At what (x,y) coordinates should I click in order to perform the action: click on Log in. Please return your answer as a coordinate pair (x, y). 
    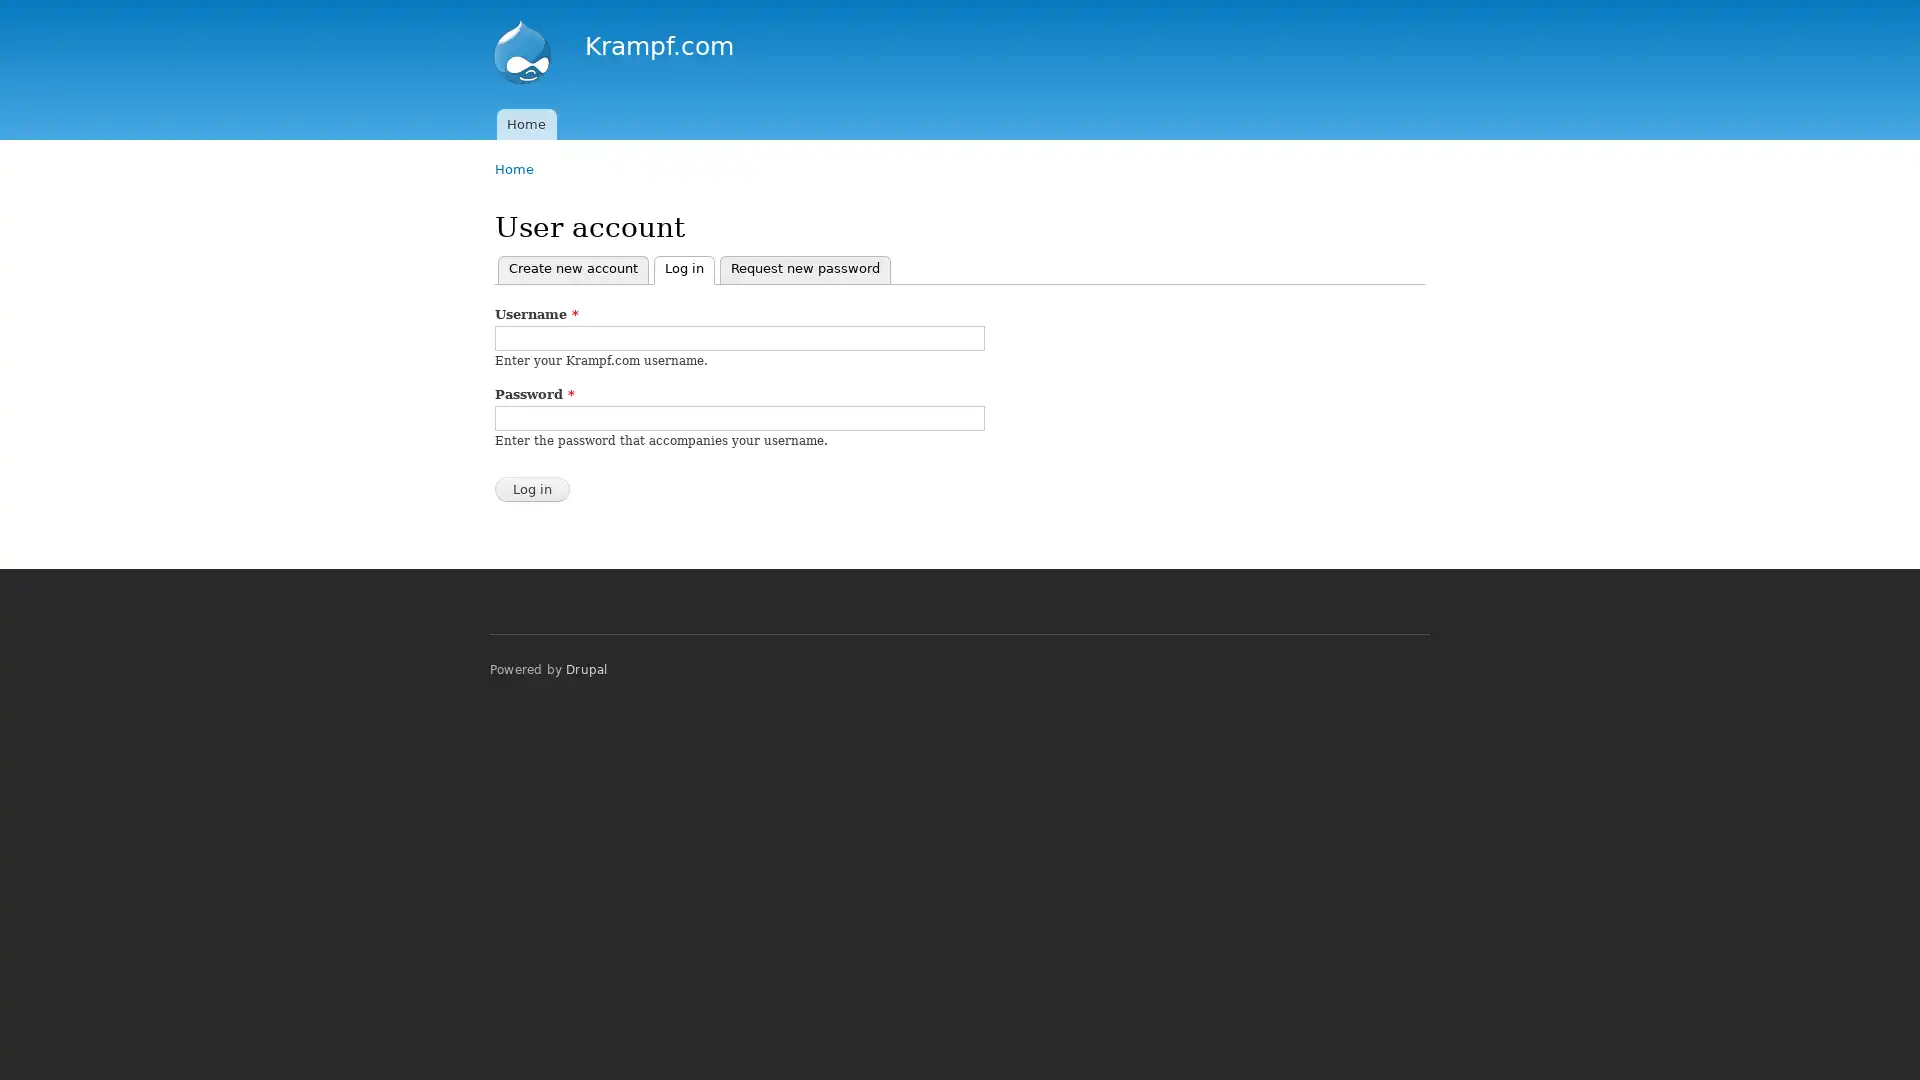
    Looking at the image, I should click on (532, 489).